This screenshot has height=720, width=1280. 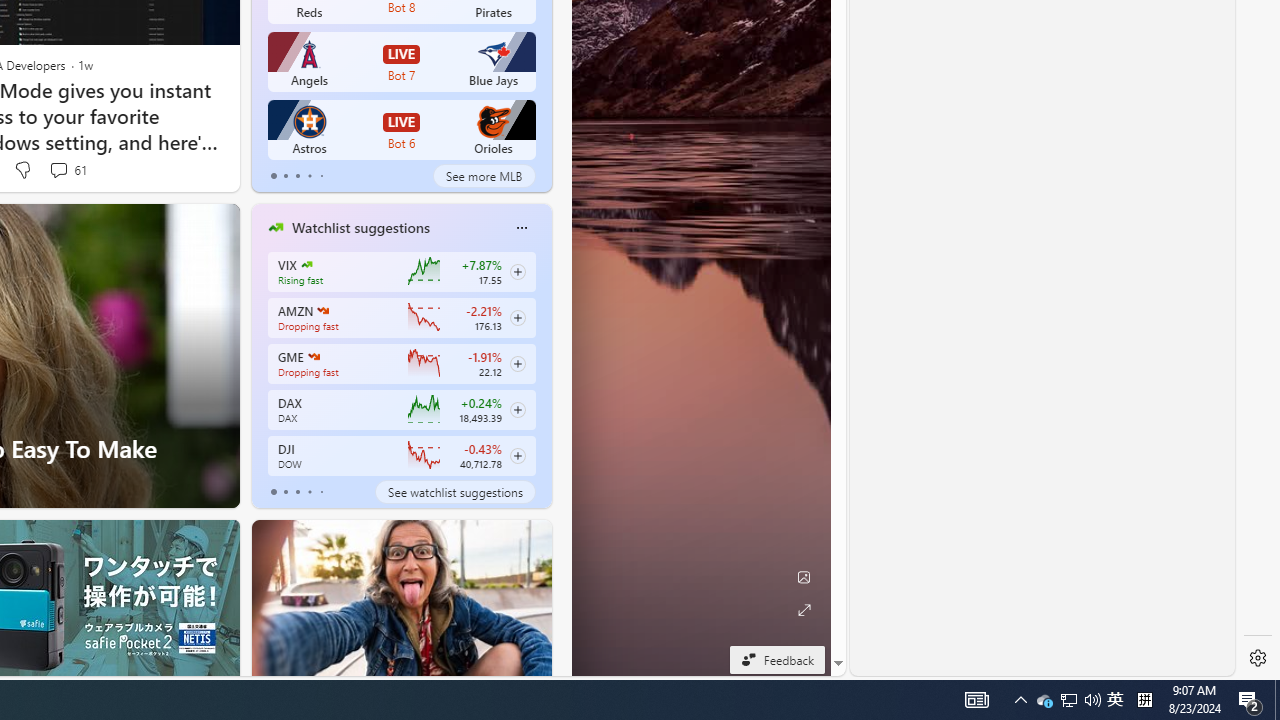 What do you see at coordinates (272, 492) in the screenshot?
I see `'tab-0'` at bounding box center [272, 492].